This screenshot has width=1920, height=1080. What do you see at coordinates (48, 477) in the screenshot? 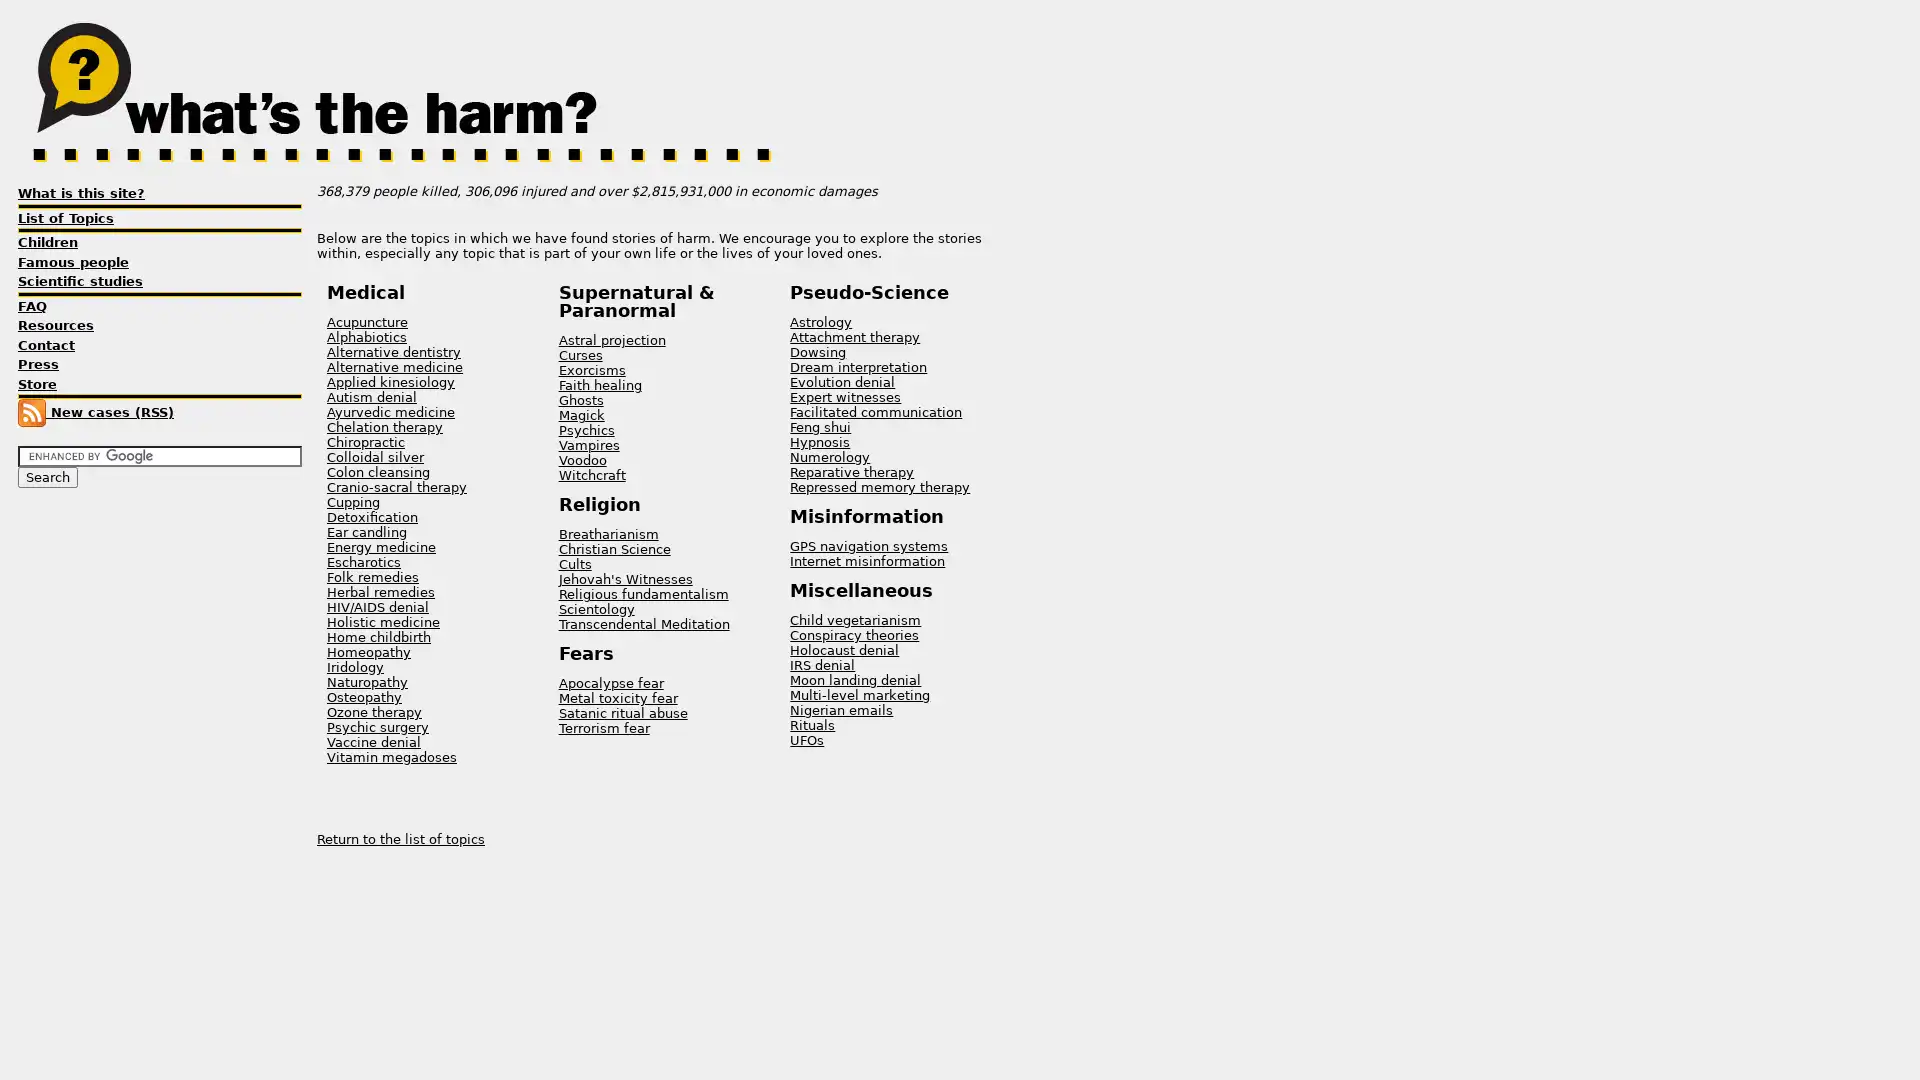
I see `Search` at bounding box center [48, 477].